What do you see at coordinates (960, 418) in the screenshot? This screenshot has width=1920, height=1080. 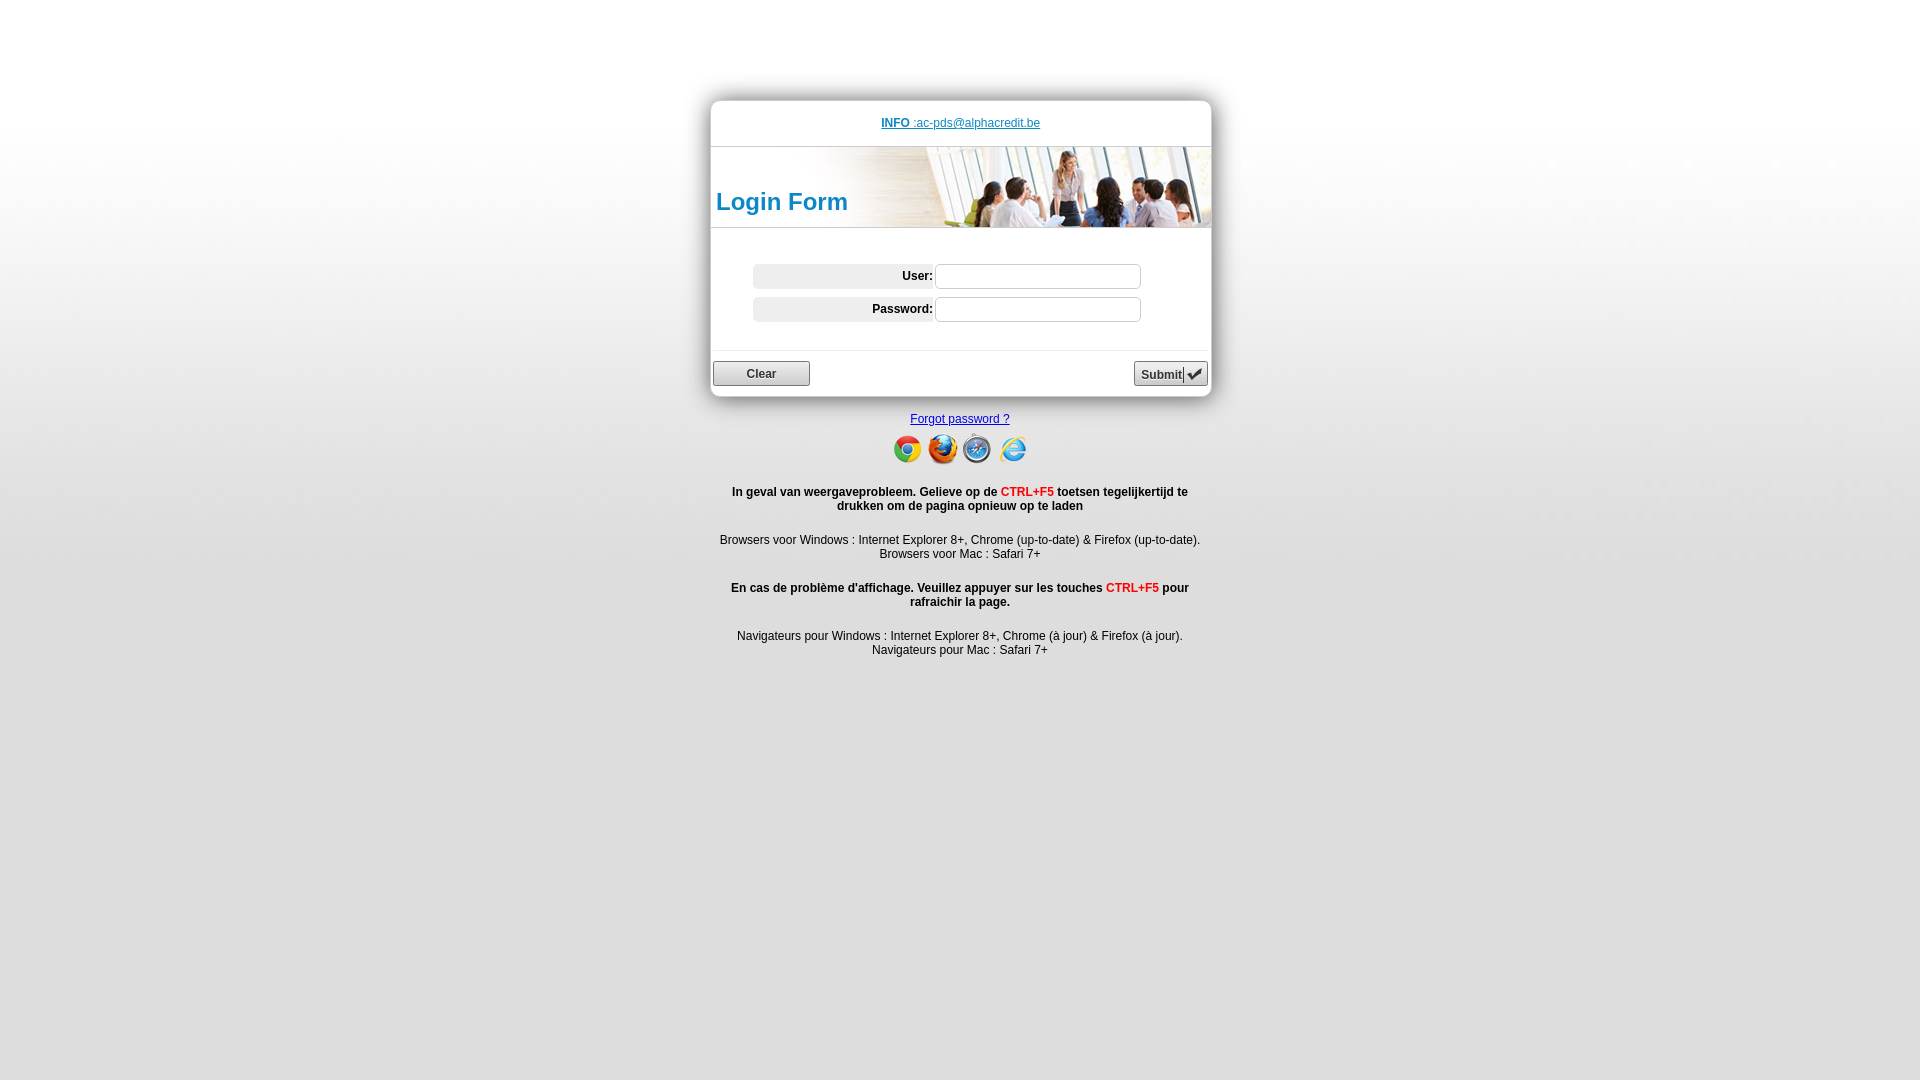 I see `'Forgot password ?'` at bounding box center [960, 418].